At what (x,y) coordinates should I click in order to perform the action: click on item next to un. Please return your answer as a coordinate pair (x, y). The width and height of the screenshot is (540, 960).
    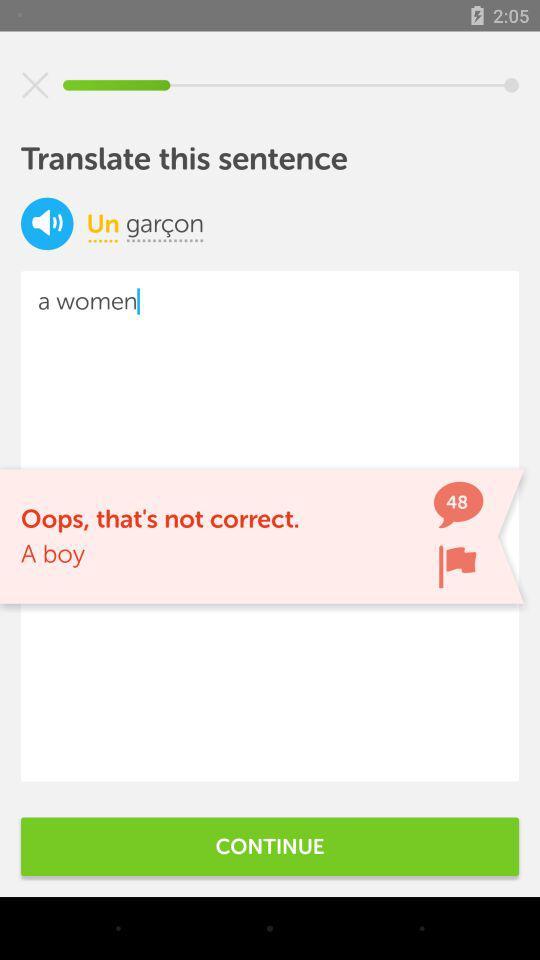
    Looking at the image, I should click on (47, 223).